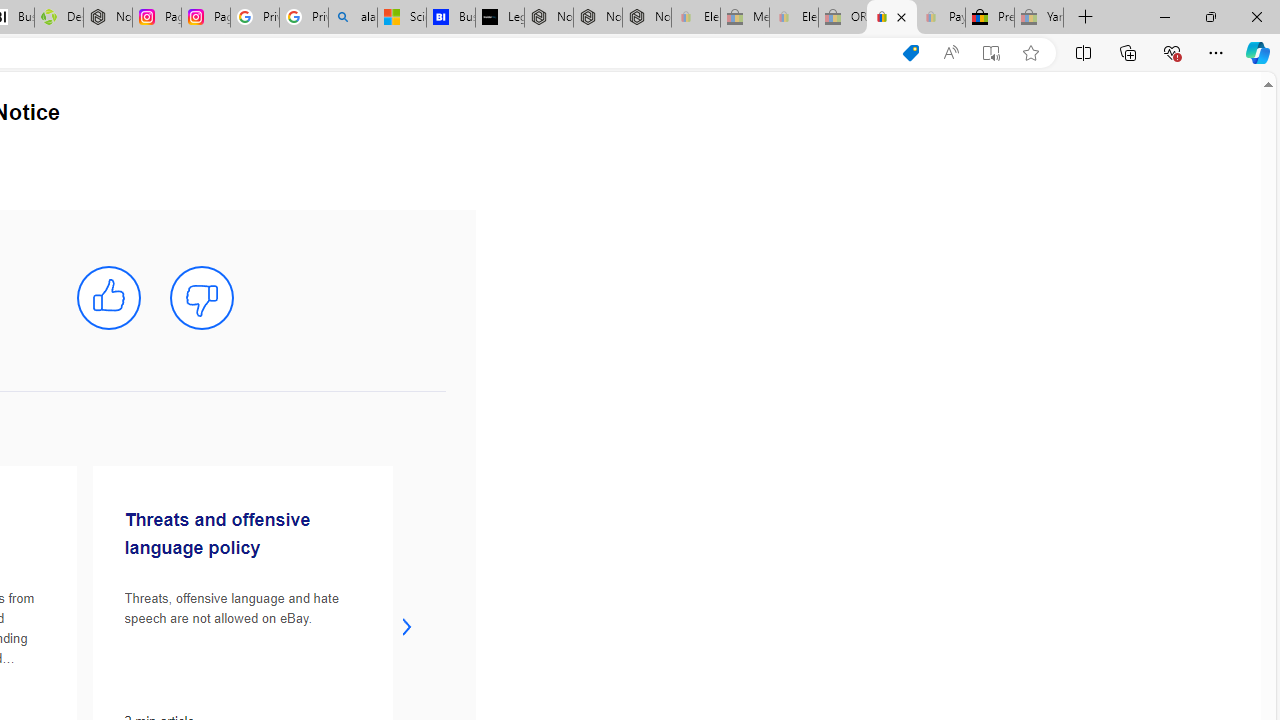  What do you see at coordinates (107, 298) in the screenshot?
I see `'mark this article helpful'` at bounding box center [107, 298].